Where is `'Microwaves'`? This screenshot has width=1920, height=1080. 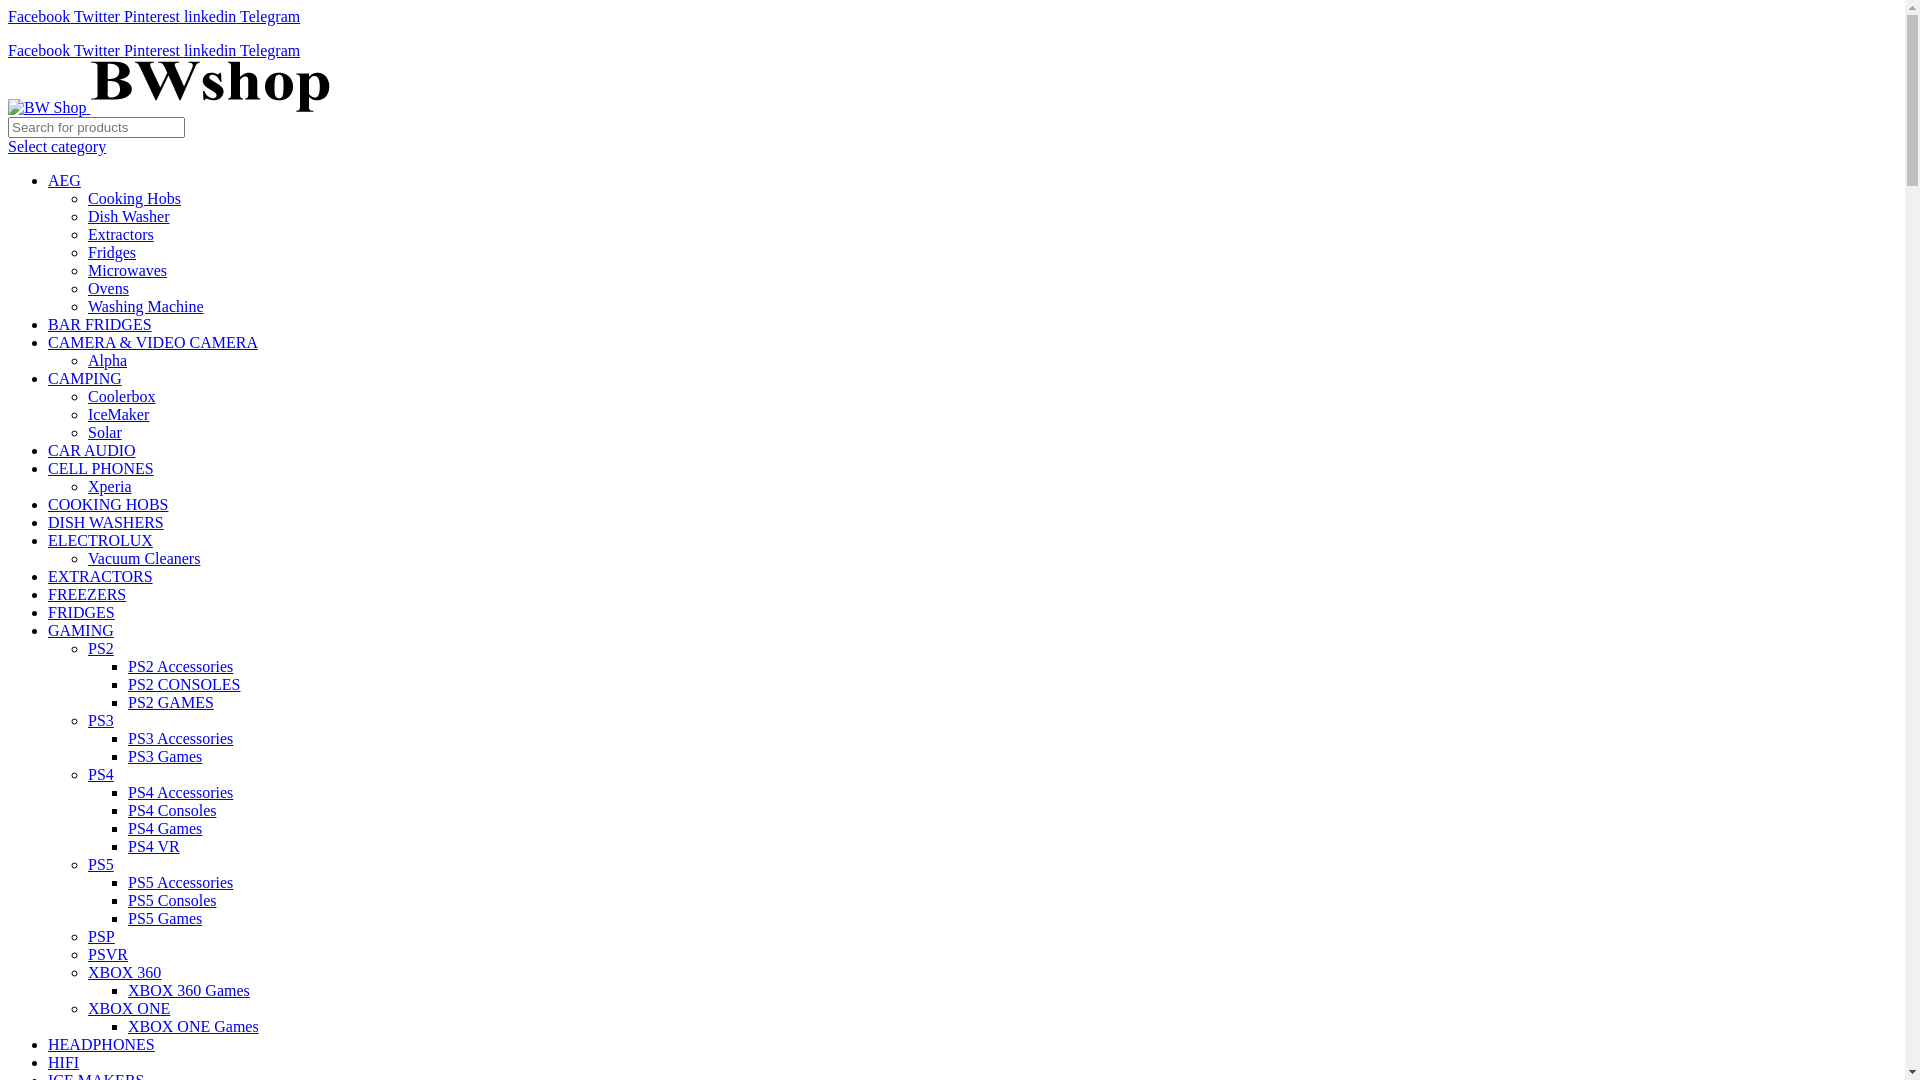 'Microwaves' is located at coordinates (126, 270).